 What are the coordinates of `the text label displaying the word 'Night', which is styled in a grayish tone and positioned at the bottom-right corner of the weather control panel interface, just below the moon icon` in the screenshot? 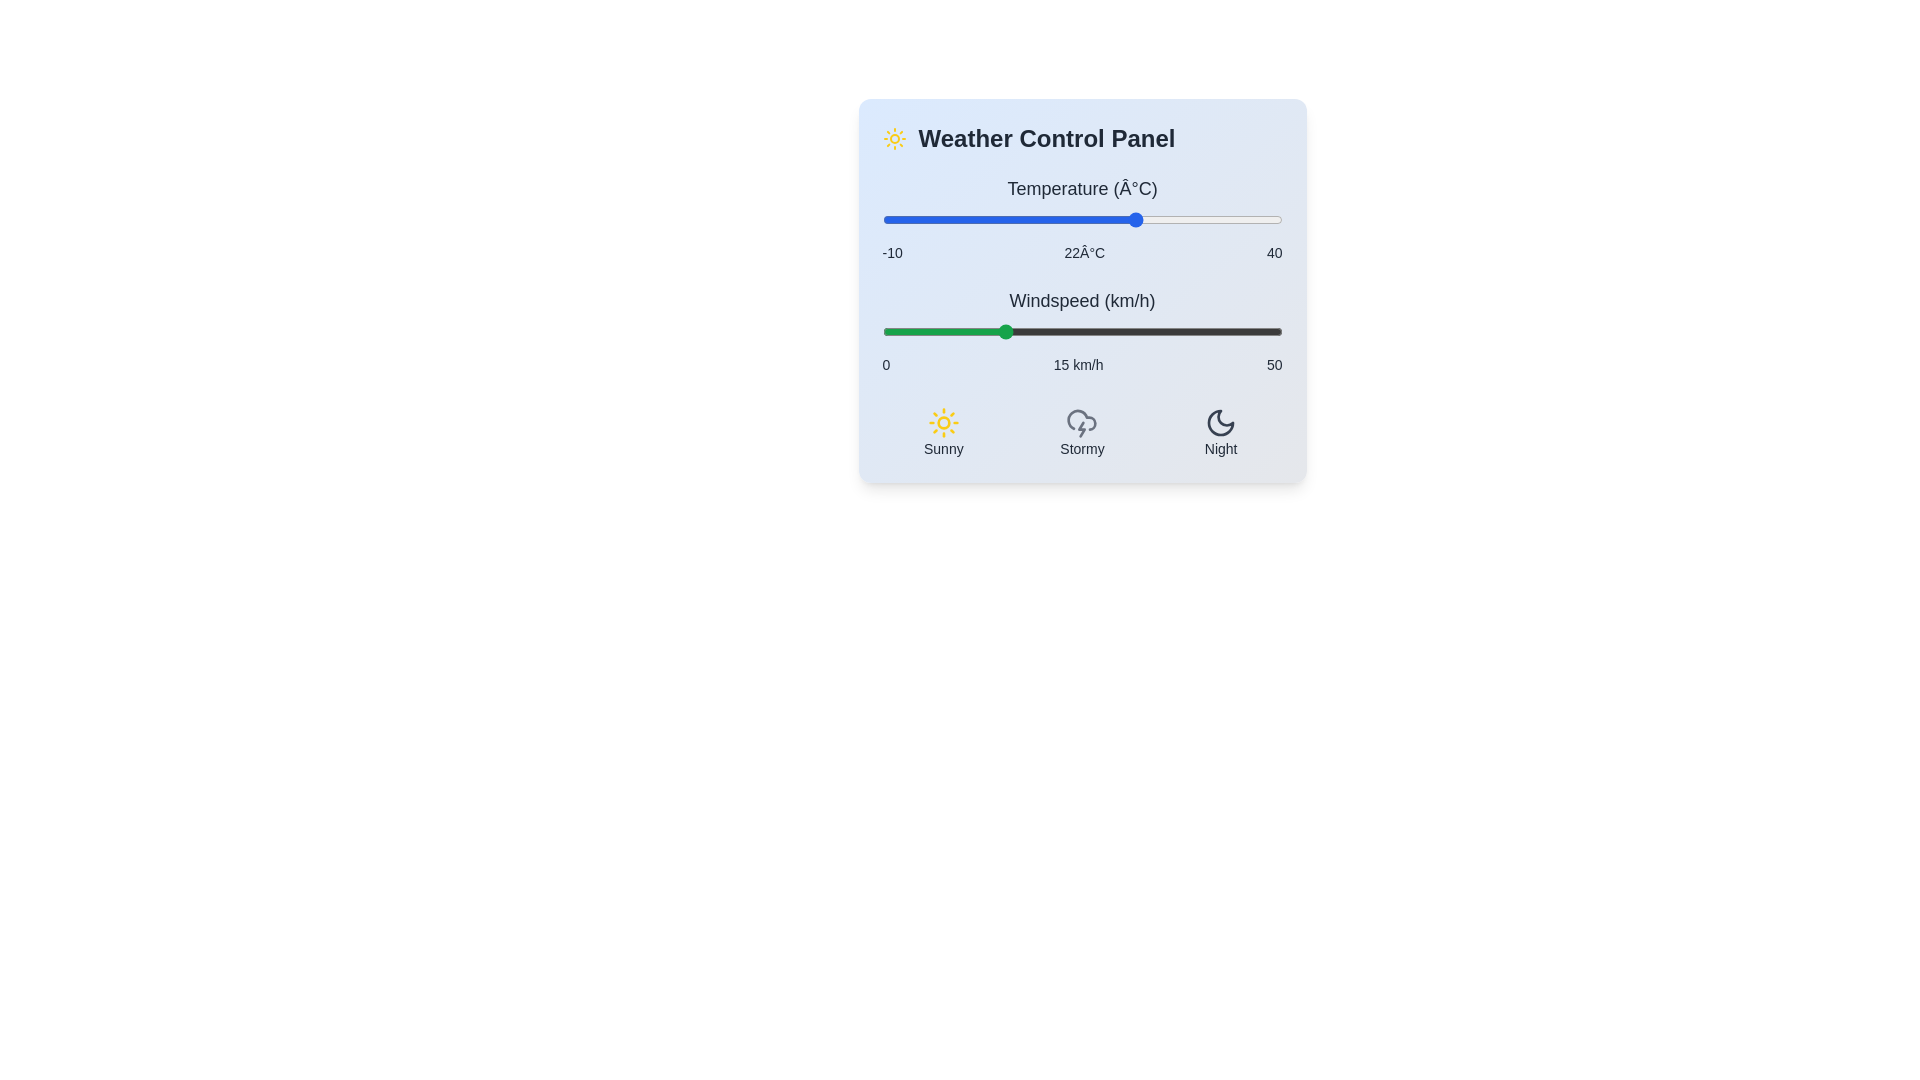 It's located at (1220, 447).